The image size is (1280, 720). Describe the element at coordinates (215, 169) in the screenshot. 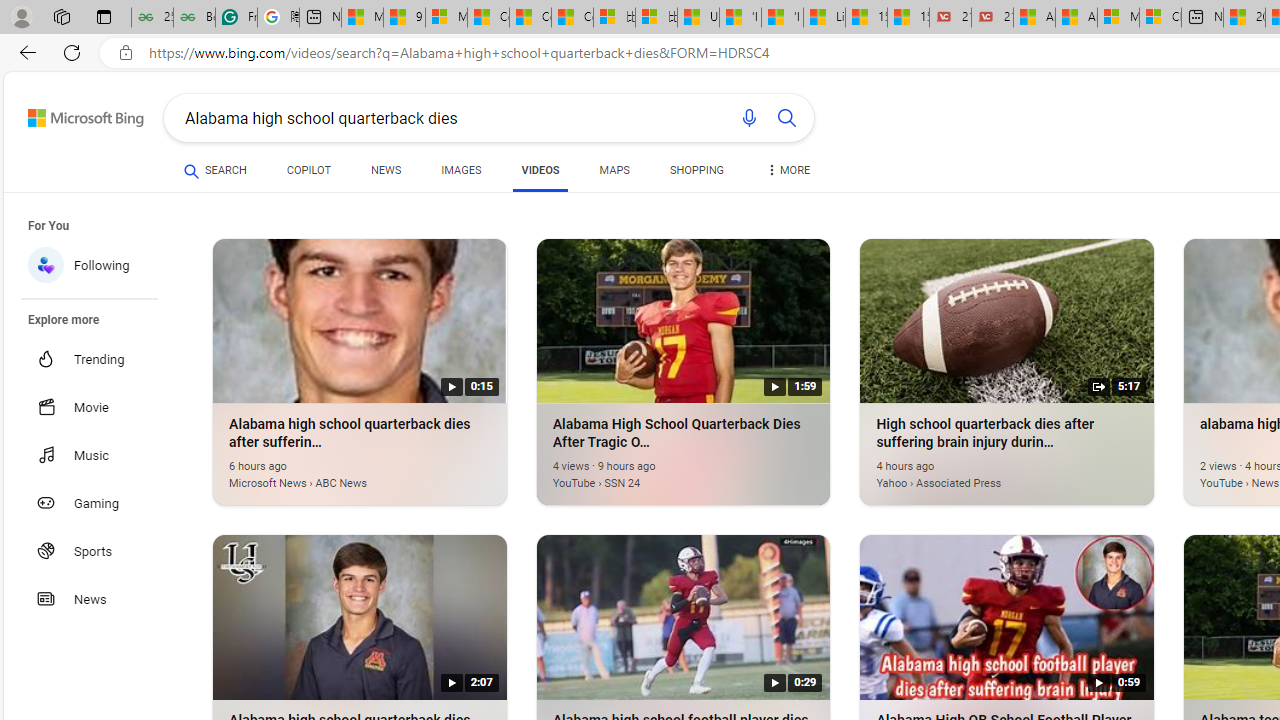

I see `'SEARCH'` at that location.